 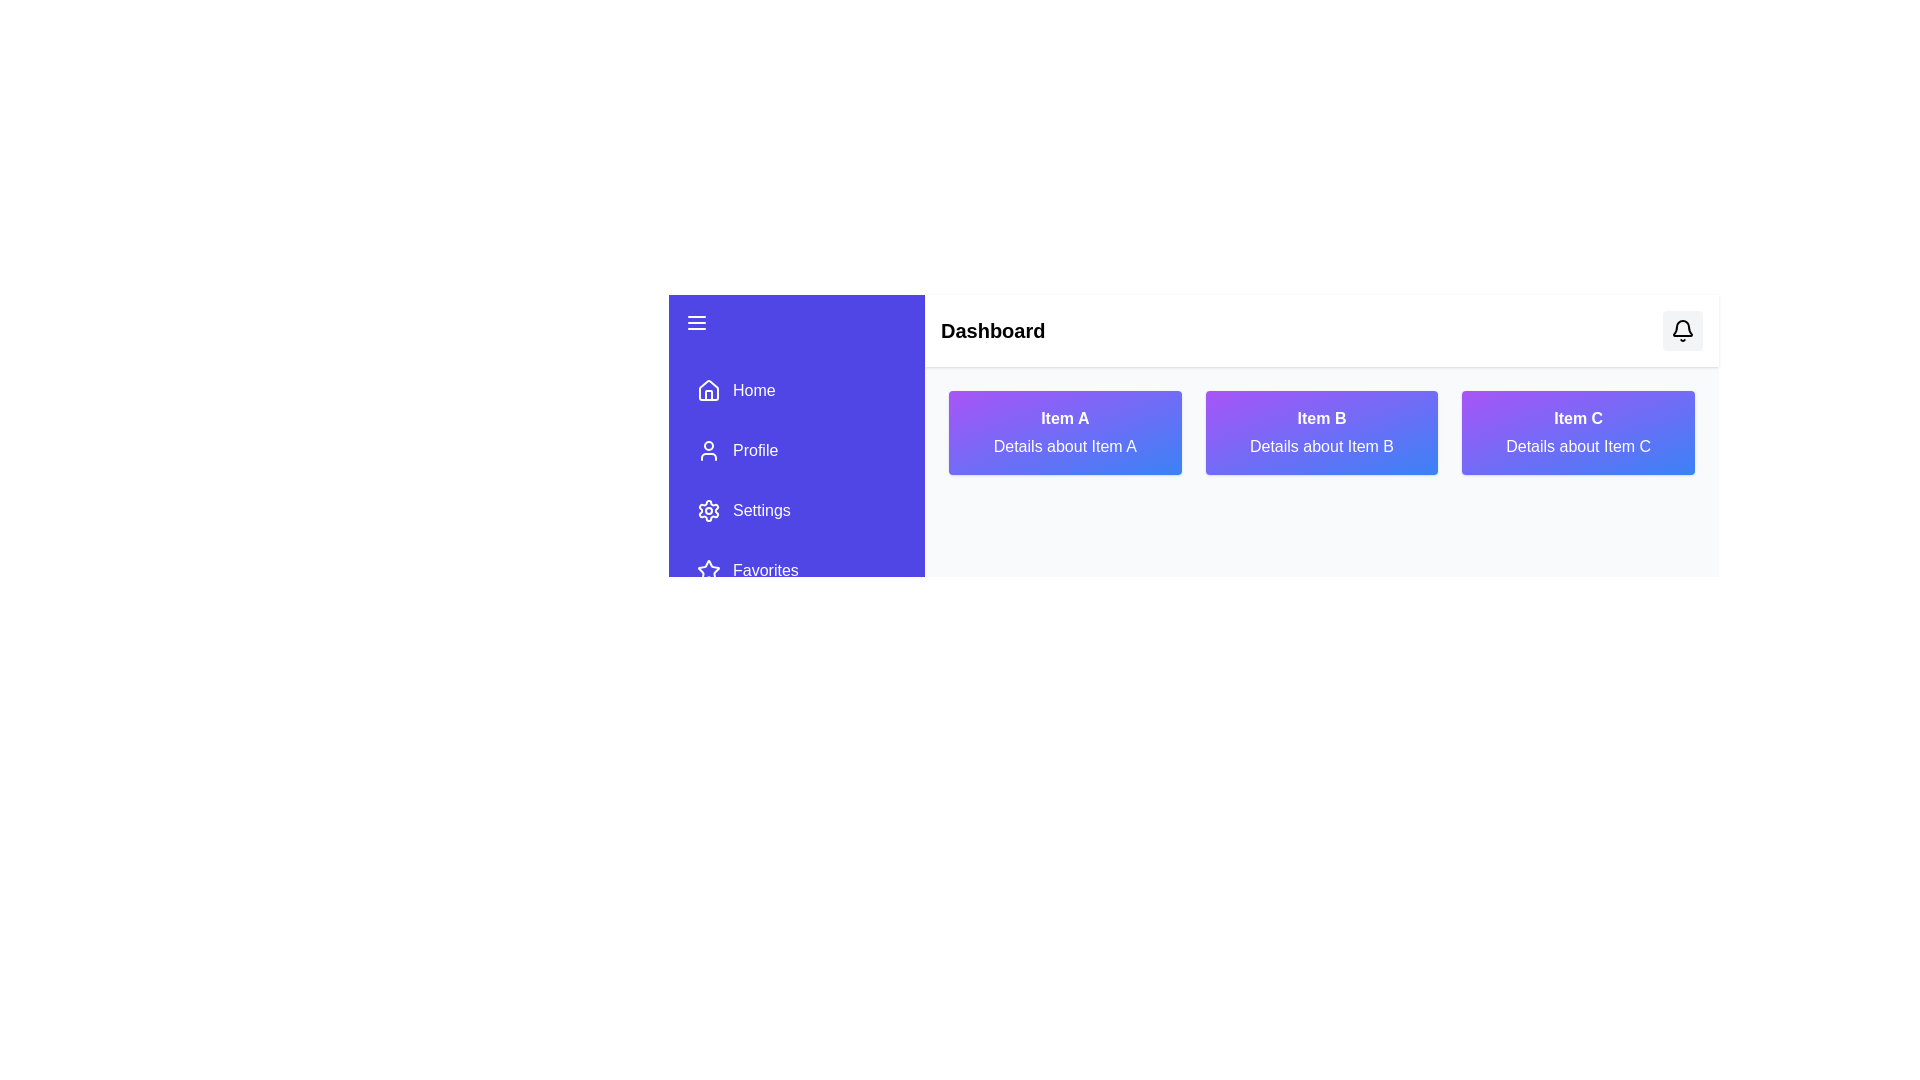 What do you see at coordinates (709, 570) in the screenshot?
I see `star-shaped outlined icon located to the left of the 'Favorites' text in the navigation menu area, to determine its interactivity` at bounding box center [709, 570].